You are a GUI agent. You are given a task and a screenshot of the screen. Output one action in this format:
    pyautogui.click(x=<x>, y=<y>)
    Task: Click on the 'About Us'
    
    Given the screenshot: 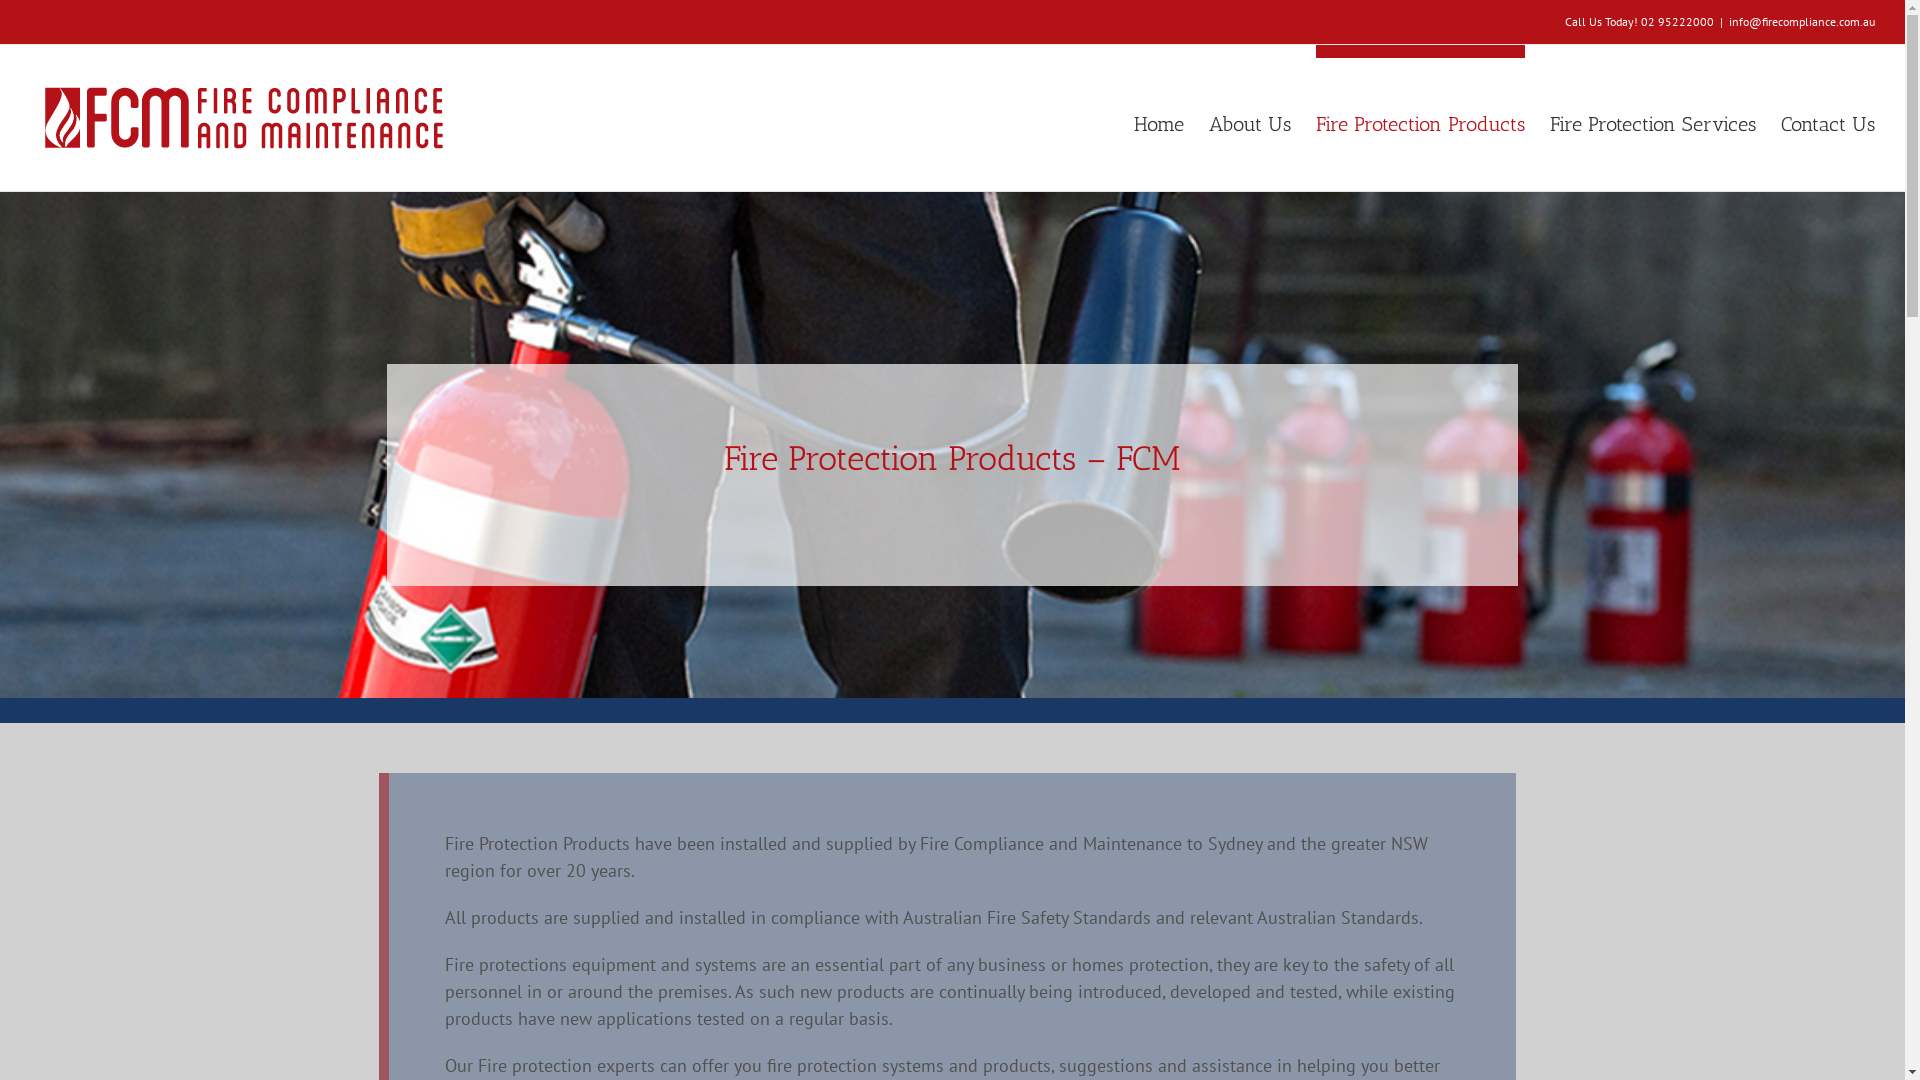 What is the action you would take?
    pyautogui.click(x=1248, y=117)
    